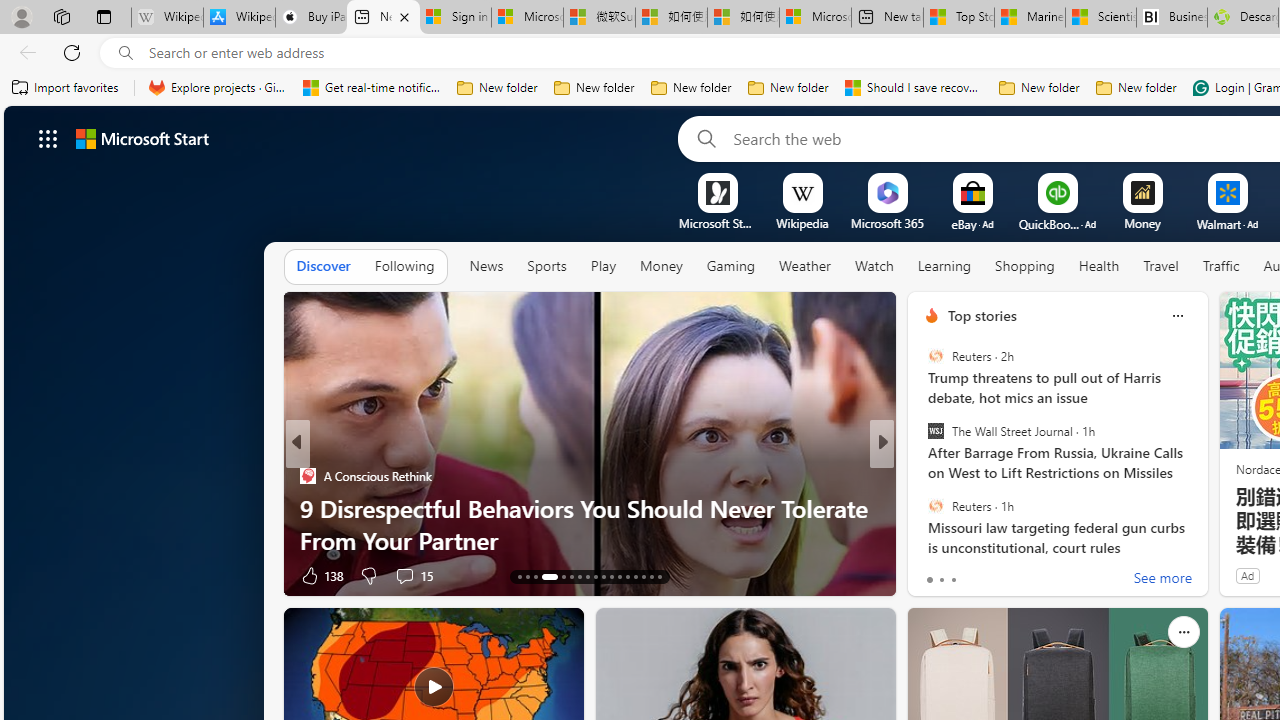 The image size is (1280, 720). I want to click on 'AutomationID: tab-16', so click(543, 577).